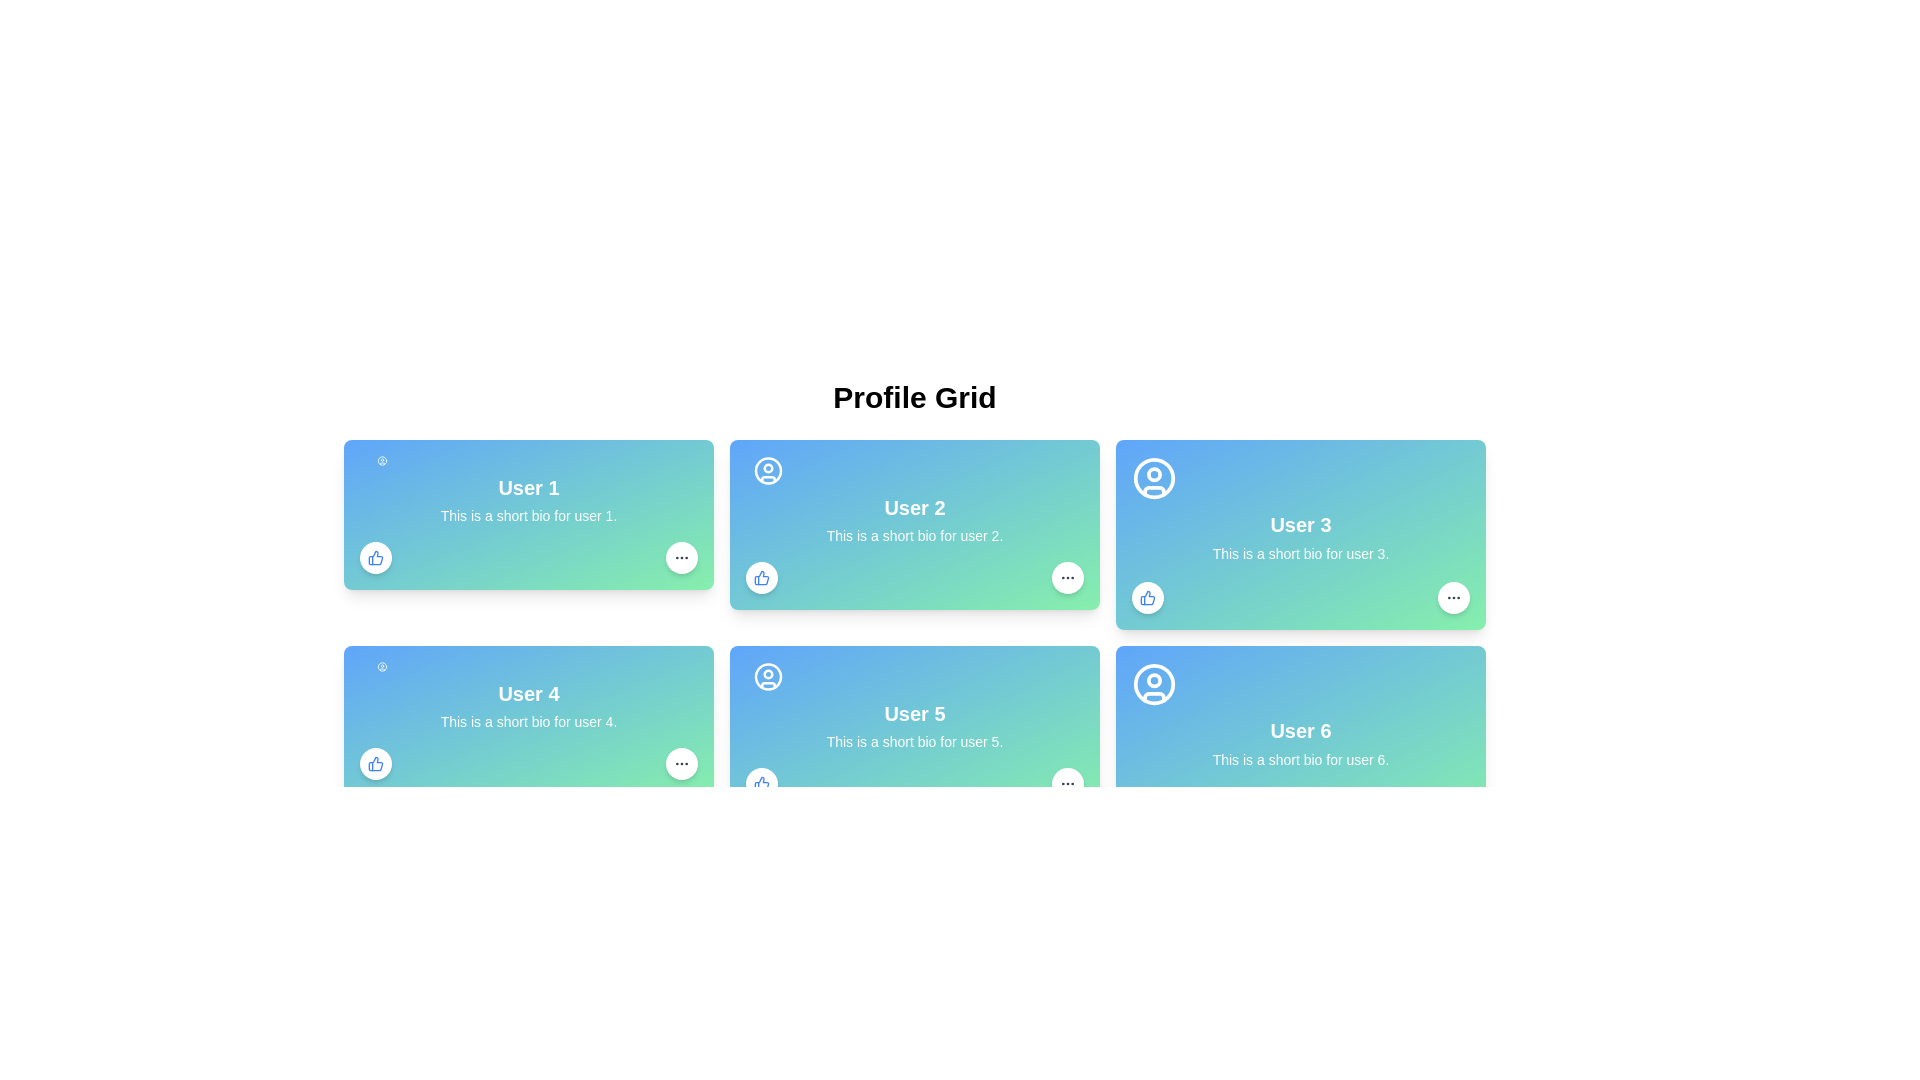 The image size is (1920, 1080). What do you see at coordinates (1154, 683) in the screenshot?
I see `the profile picture placeholder icon for 'User 6' located at the top left of their profile card` at bounding box center [1154, 683].